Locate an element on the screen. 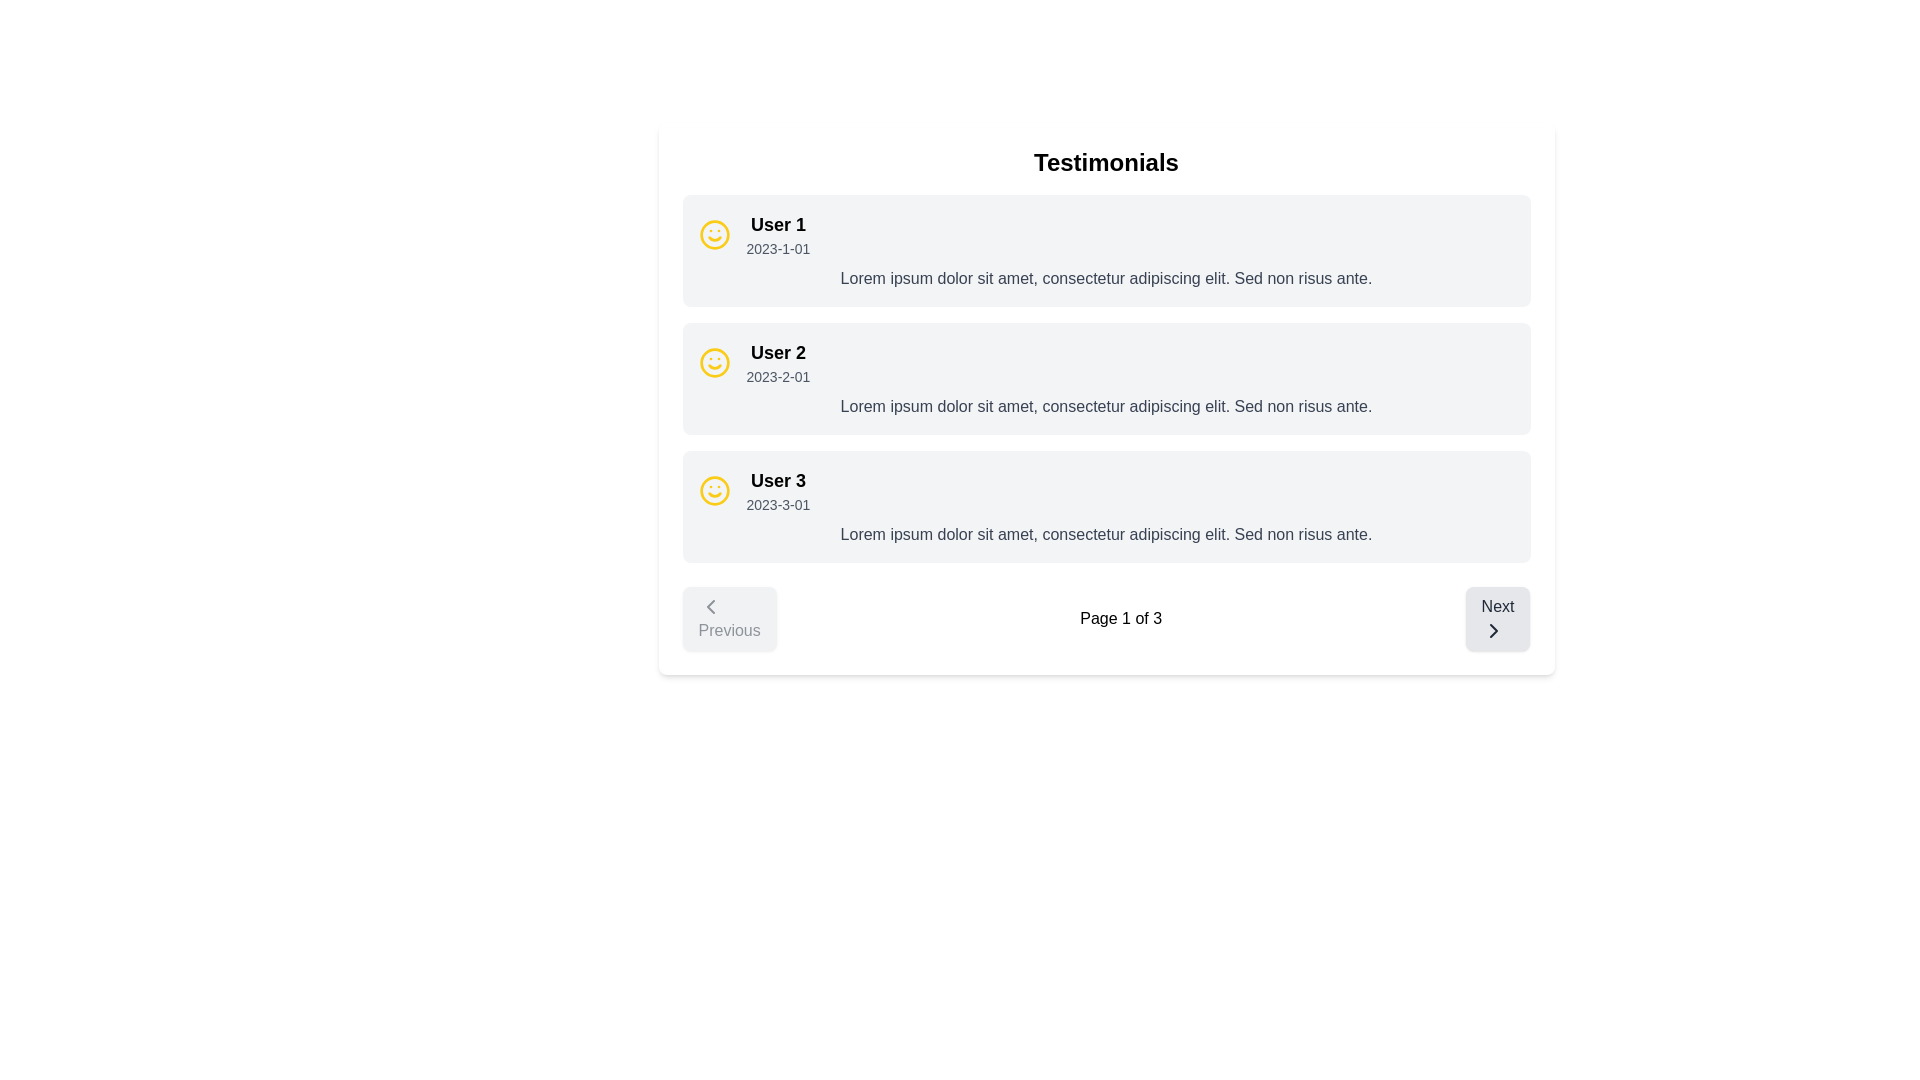  the user name label for 'User 1' in the first testimonial block, which is prominently displayed in bold style and located near the user avatar icon is located at coordinates (777, 224).